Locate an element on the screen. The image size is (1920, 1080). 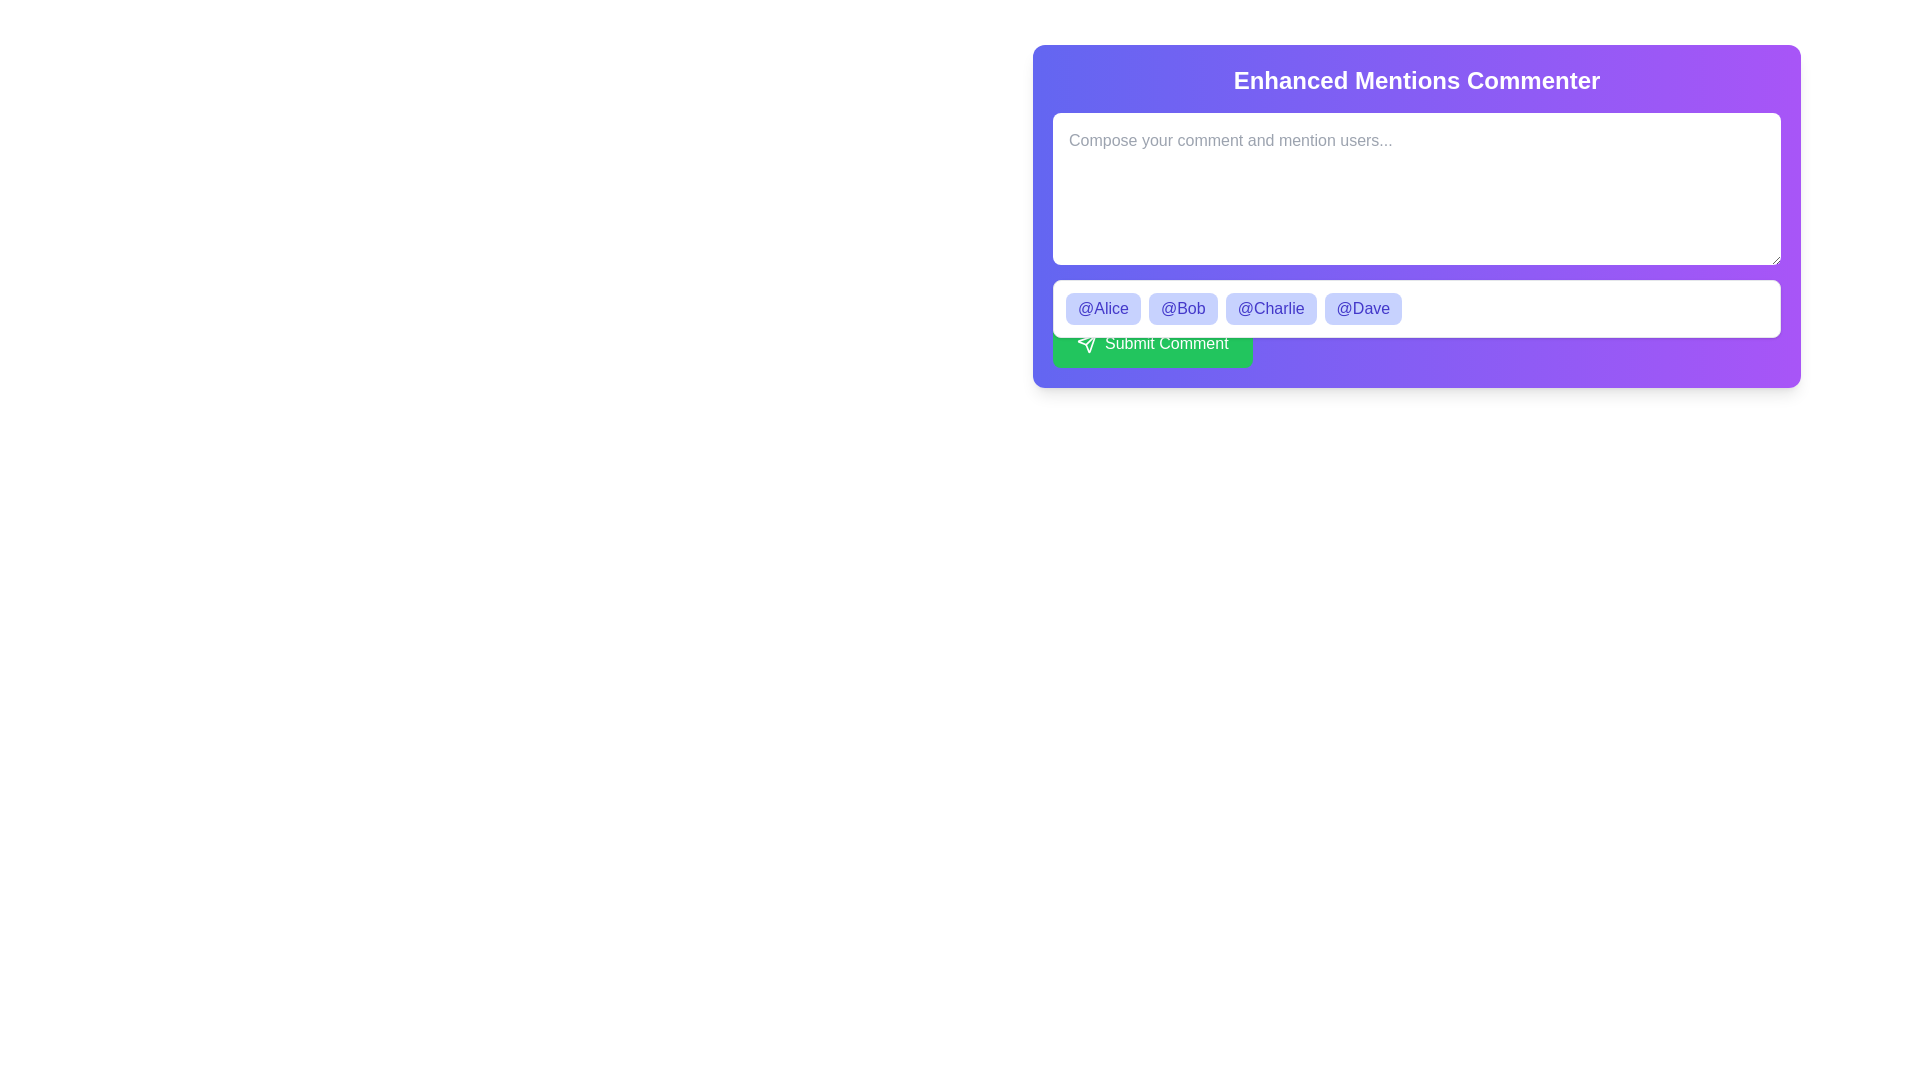
the comment submission button located at the bottom of the interface, beneath the username chips is located at coordinates (1152, 342).